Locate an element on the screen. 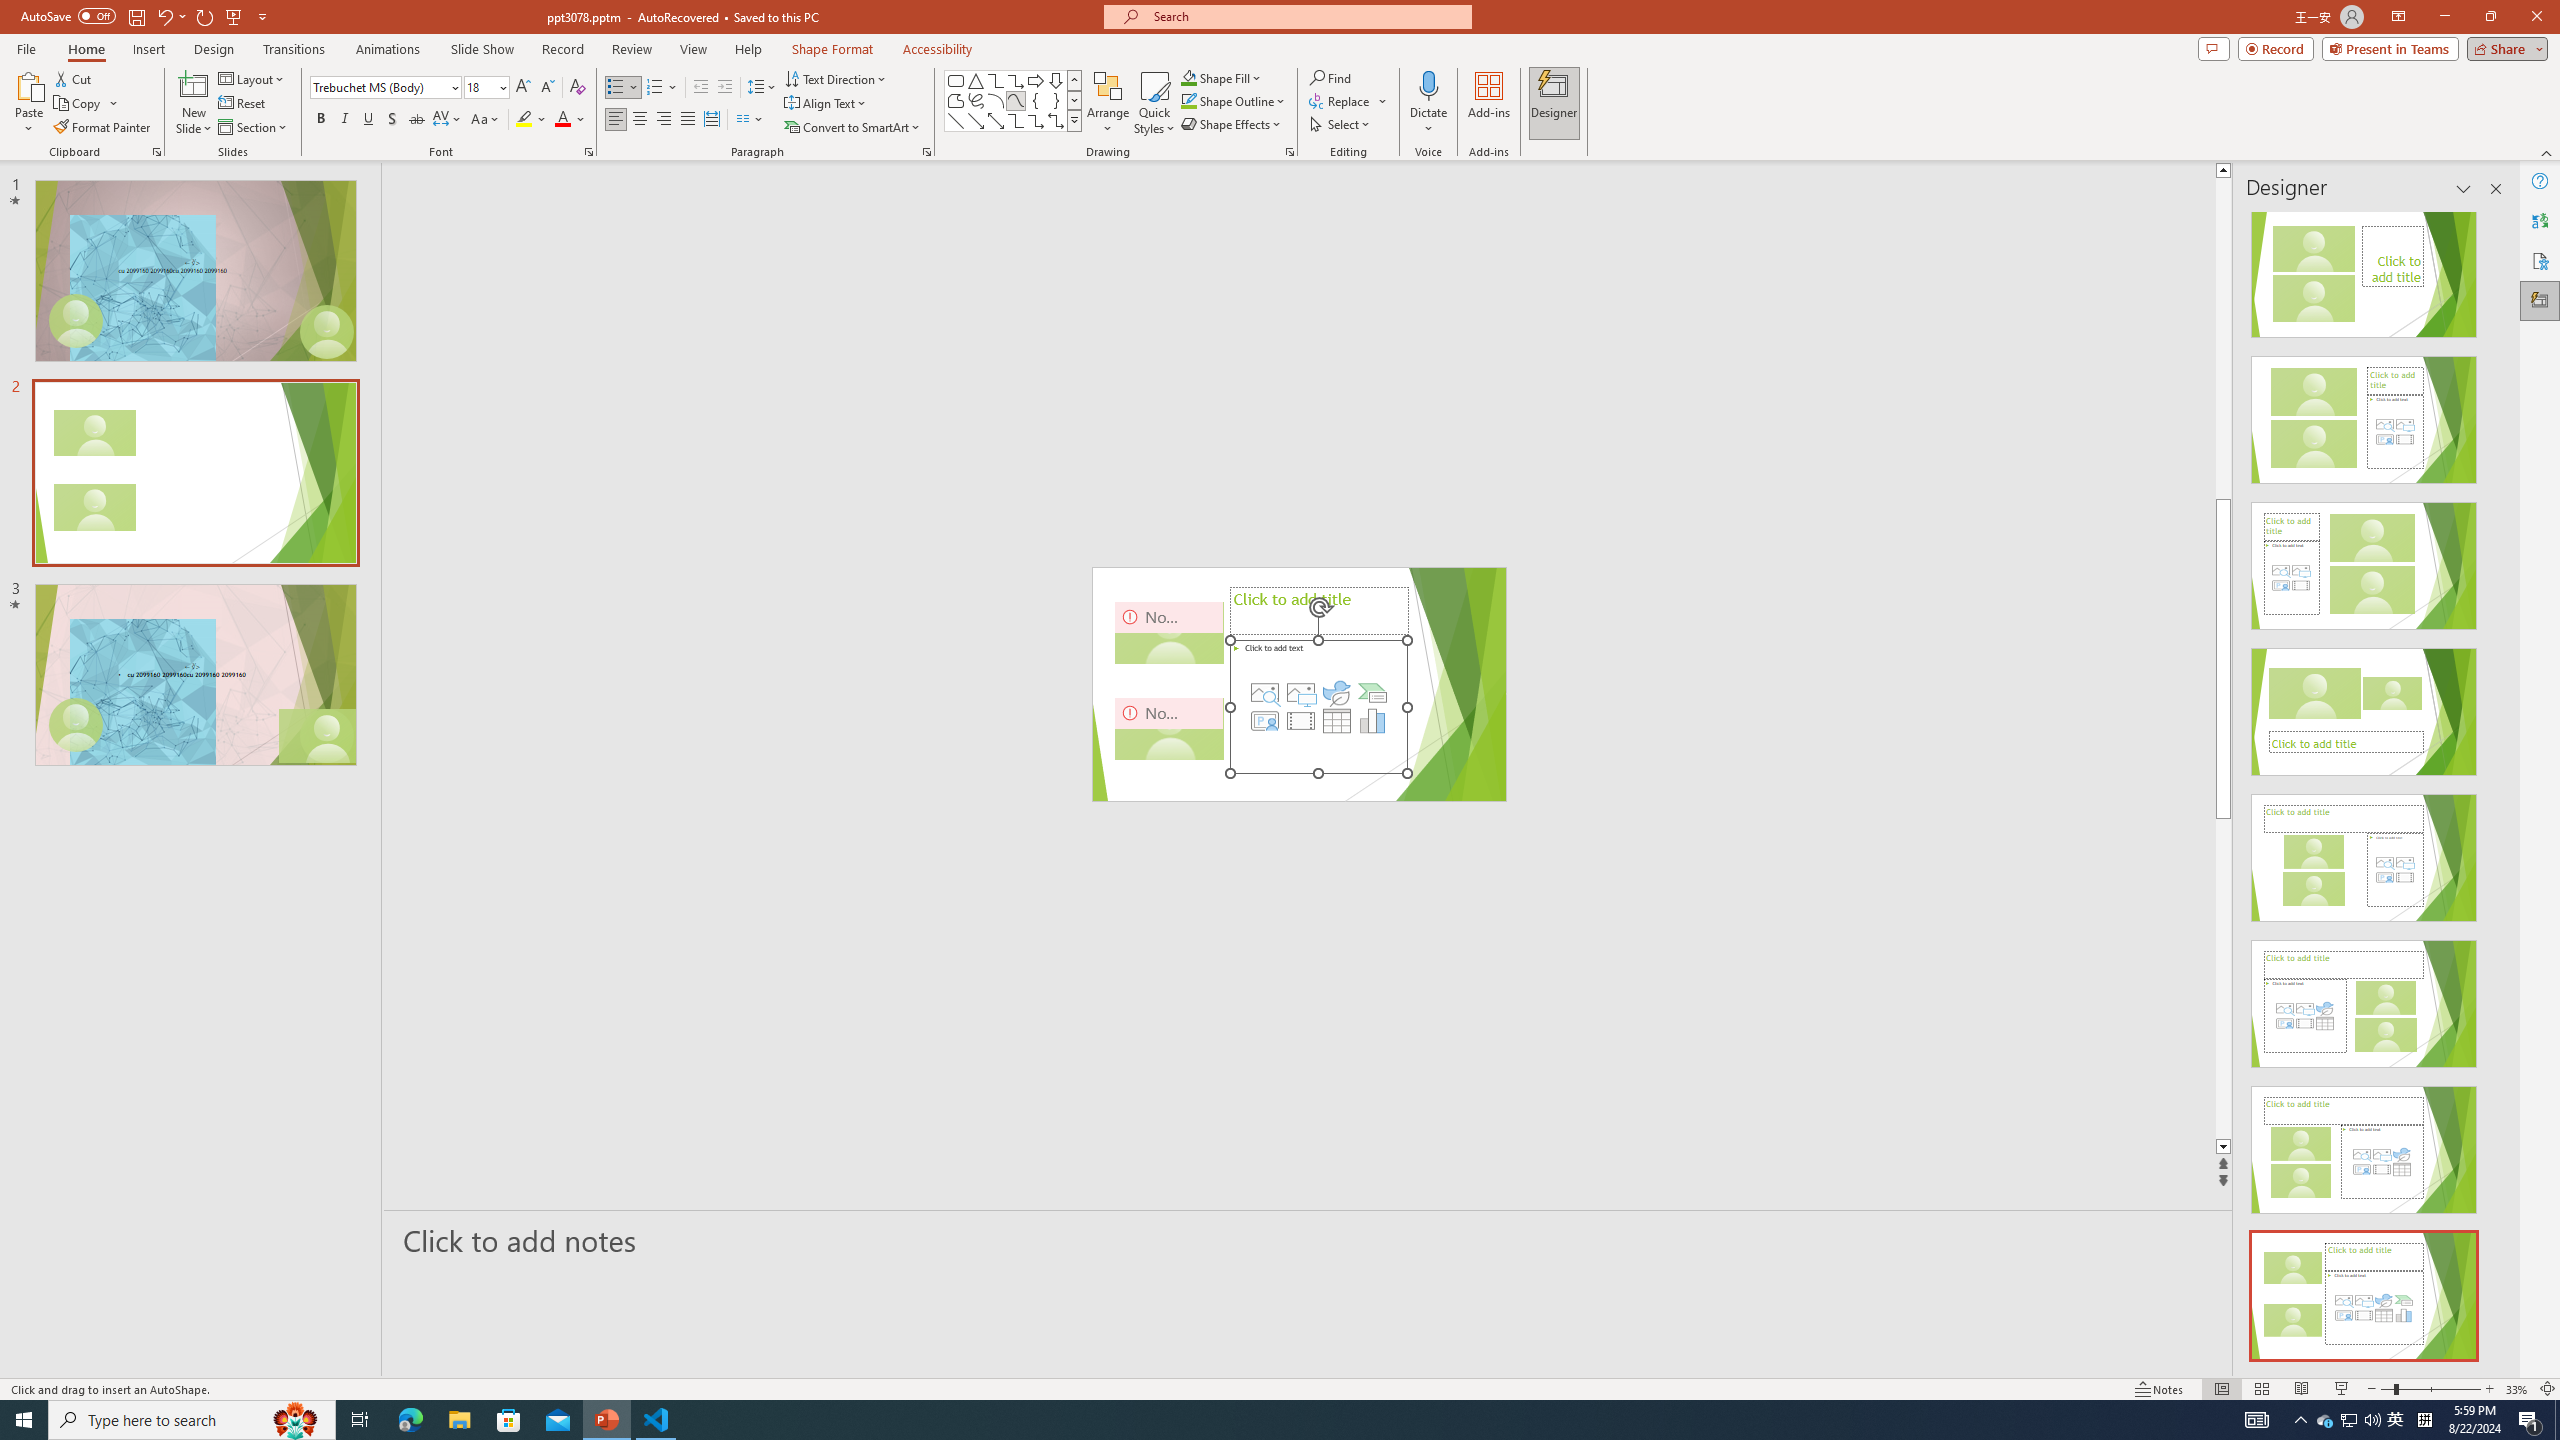 The height and width of the screenshot is (1440, 2560). 'Insert Video' is located at coordinates (1300, 720).